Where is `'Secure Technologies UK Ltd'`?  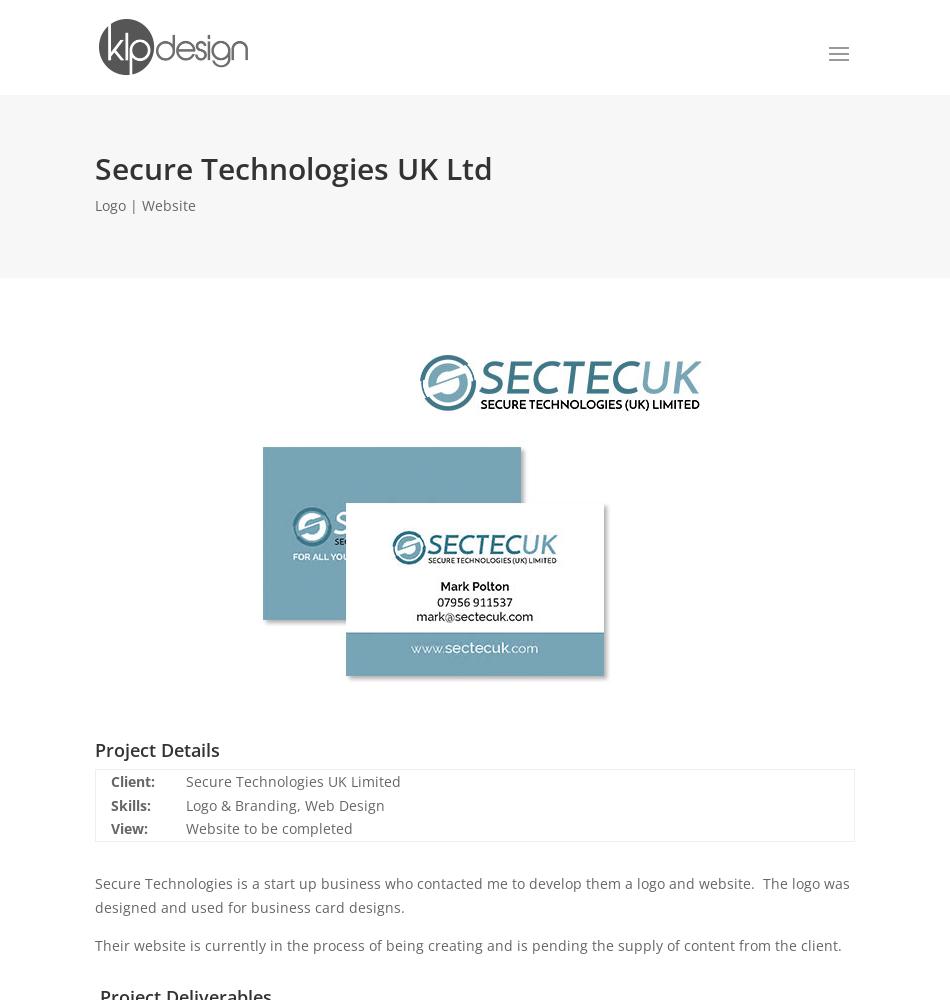 'Secure Technologies UK Ltd' is located at coordinates (293, 168).